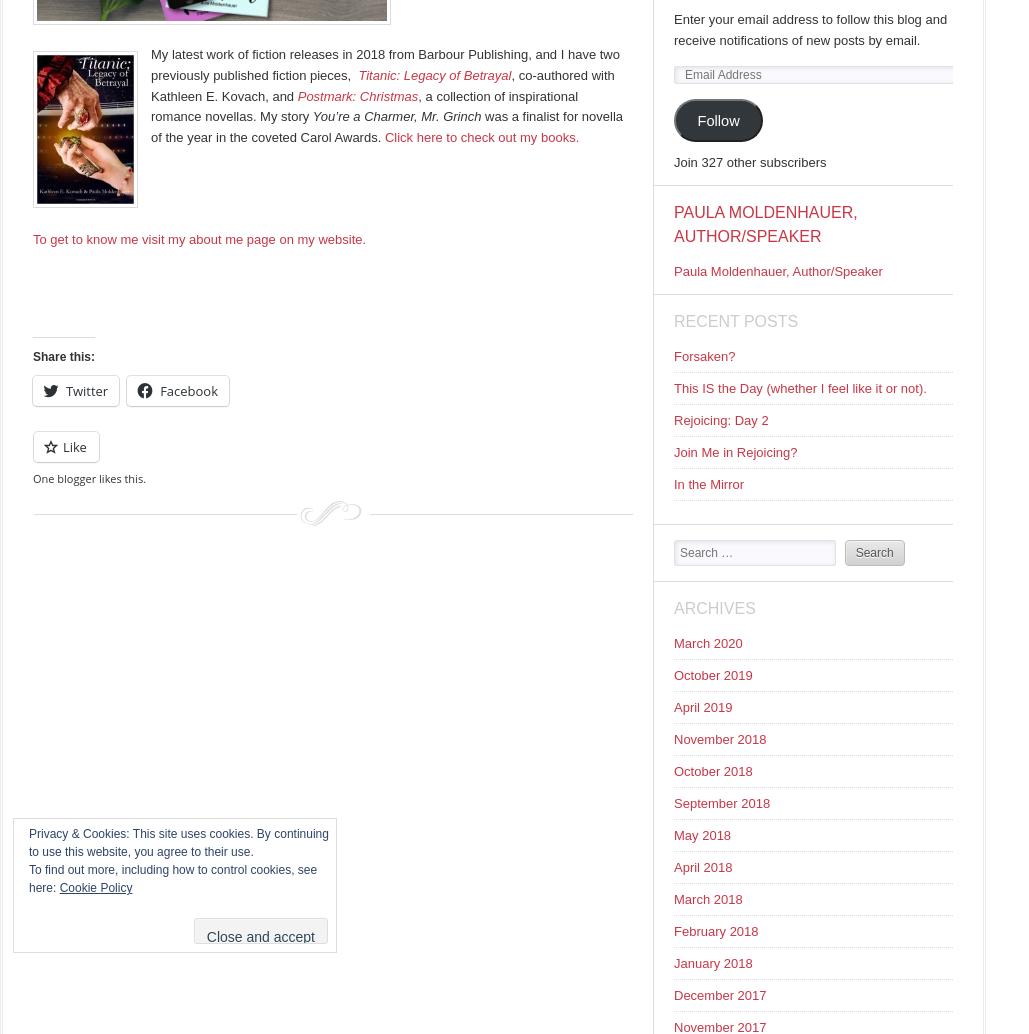 The image size is (1029, 1034). Describe the element at coordinates (735, 451) in the screenshot. I see `'Join Me in Rejoicing?'` at that location.